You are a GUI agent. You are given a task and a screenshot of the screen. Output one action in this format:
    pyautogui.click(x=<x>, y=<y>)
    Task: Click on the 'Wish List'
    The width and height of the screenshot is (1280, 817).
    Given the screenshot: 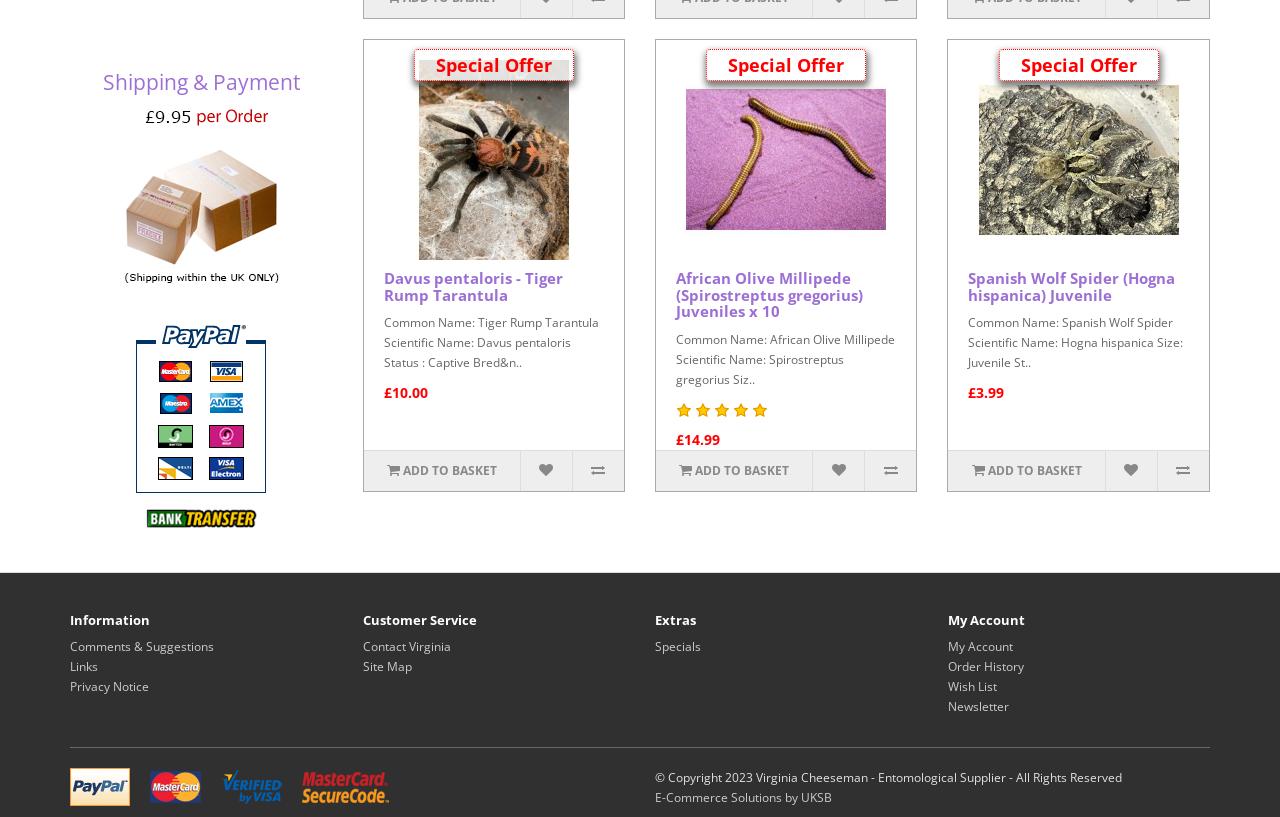 What is the action you would take?
    pyautogui.click(x=971, y=685)
    